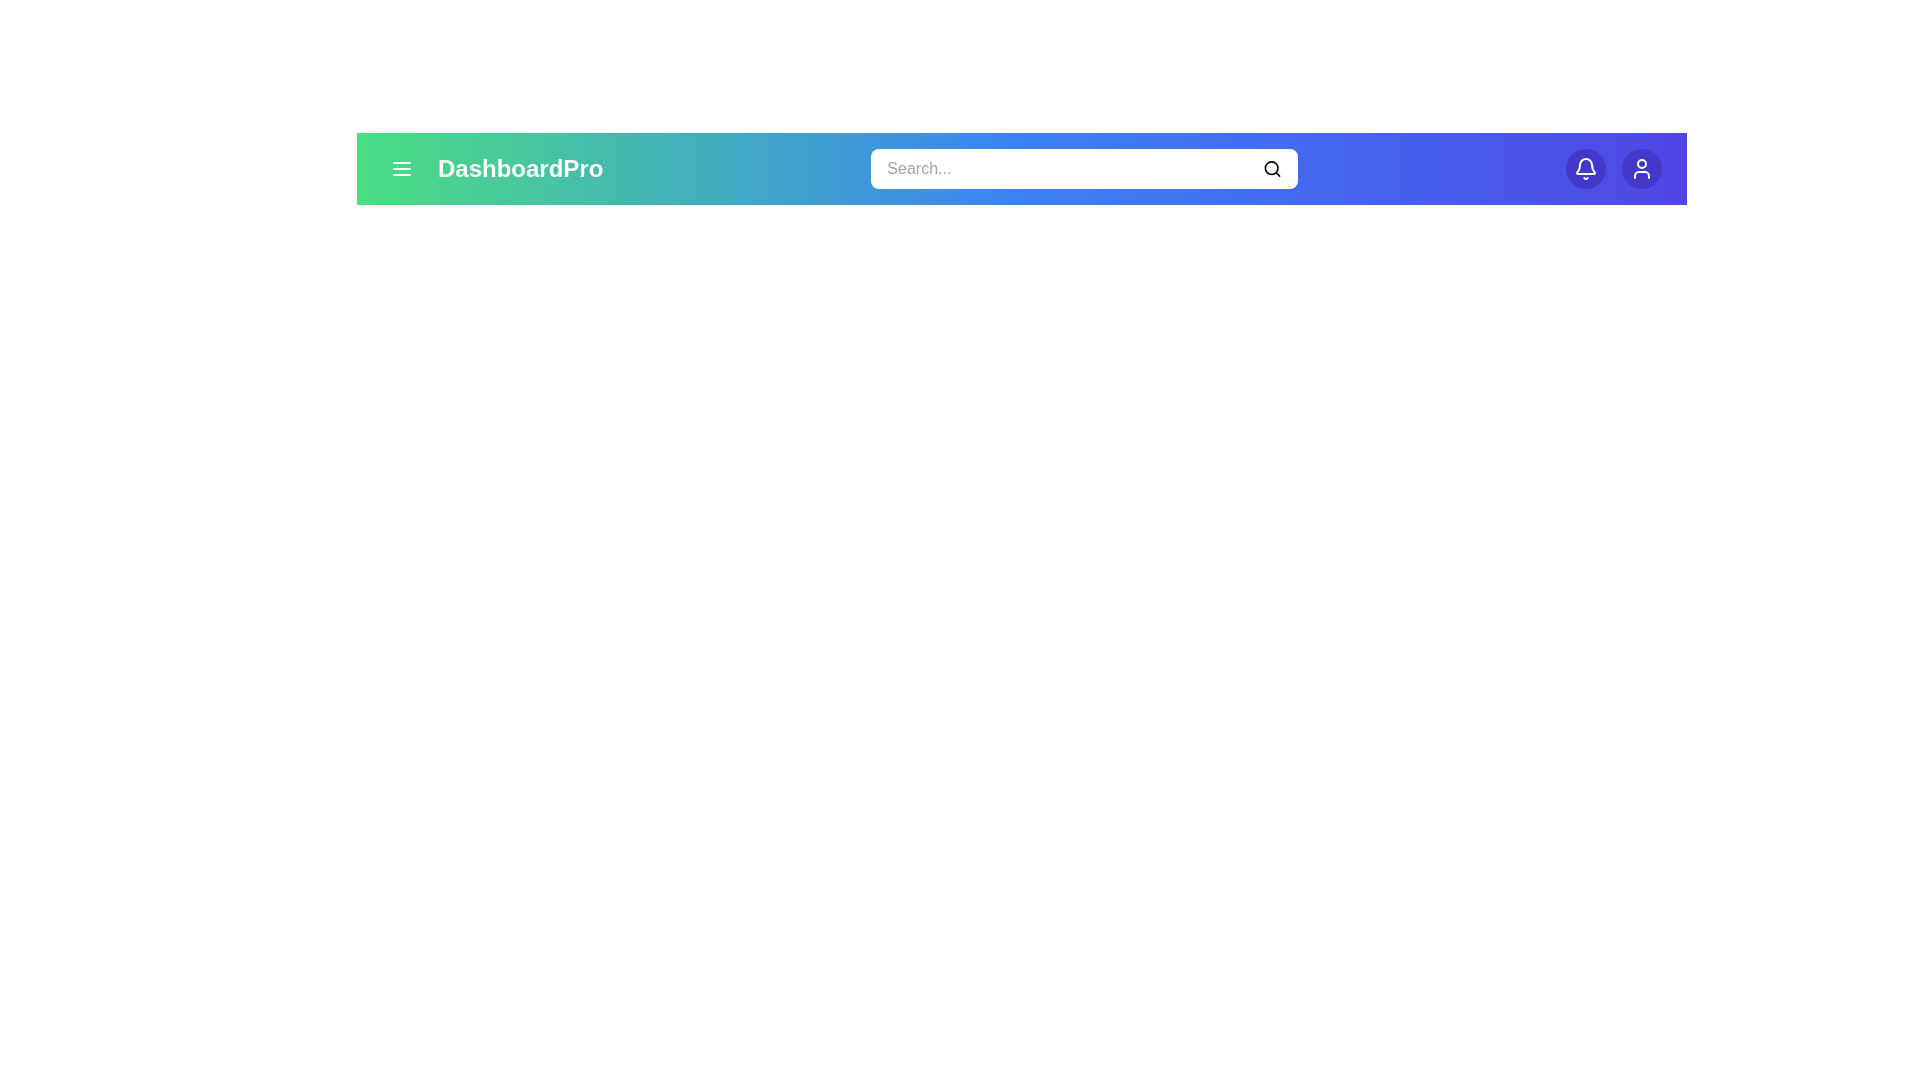  Describe the element at coordinates (1584, 168) in the screenshot. I see `notification icon to view alerts` at that location.